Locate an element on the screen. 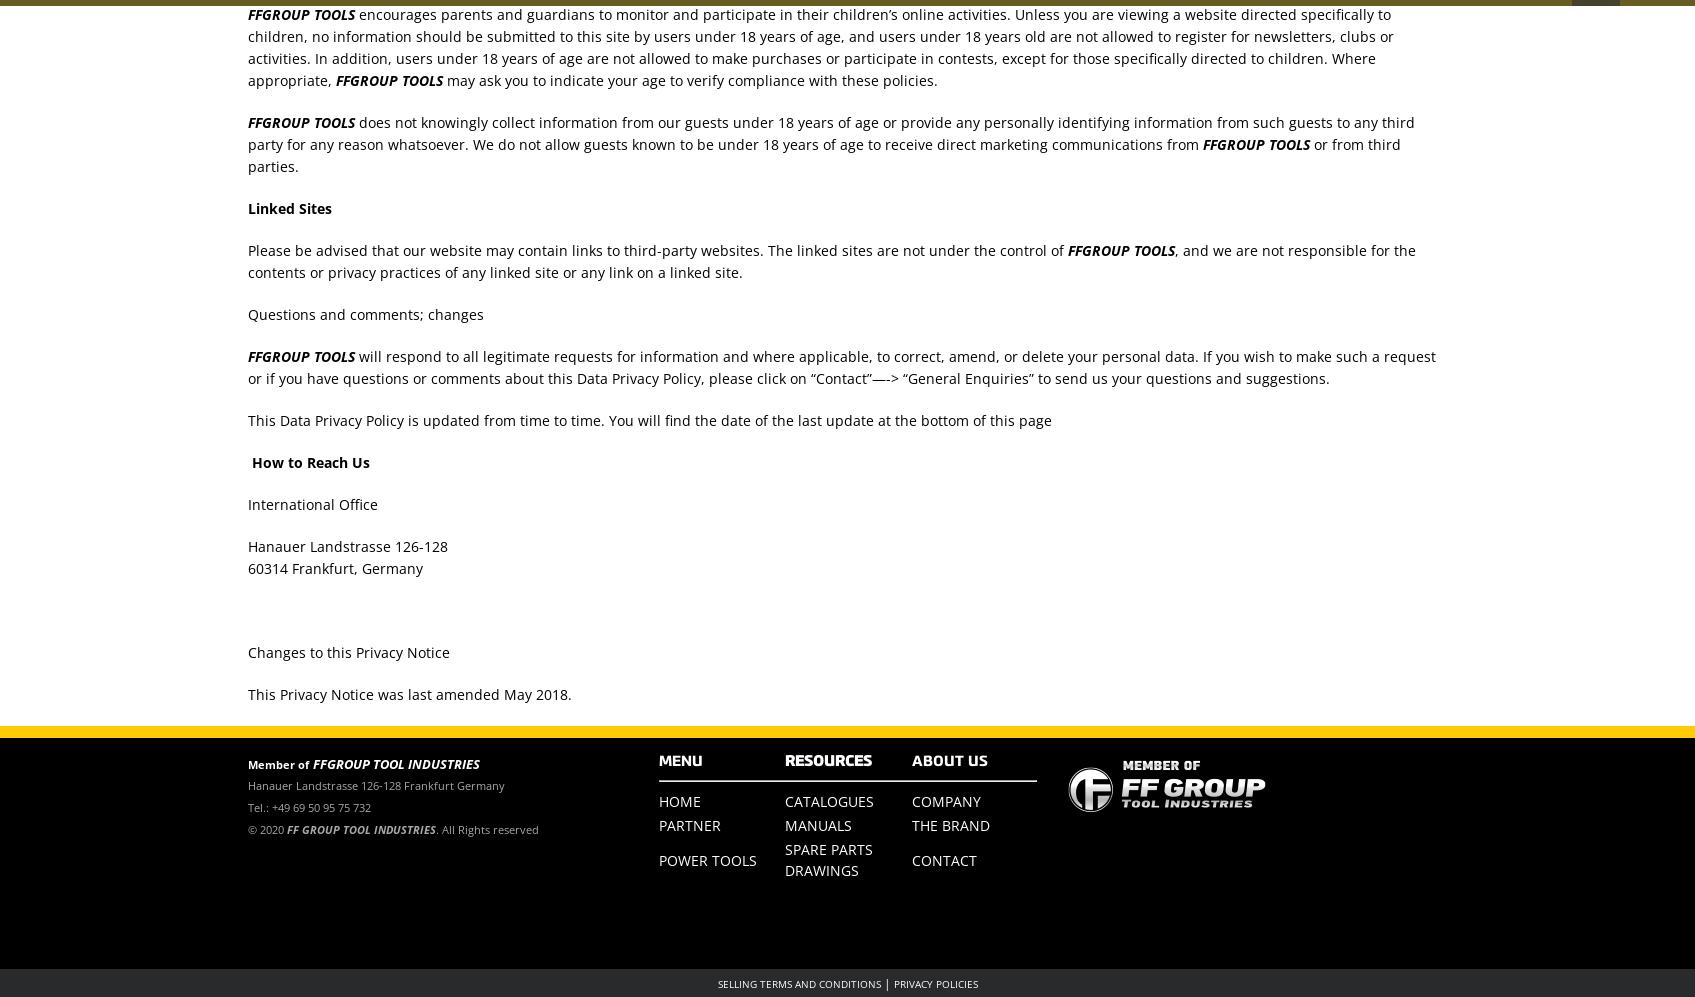 This screenshot has width=1695, height=997. 'PARTNER' is located at coordinates (689, 824).